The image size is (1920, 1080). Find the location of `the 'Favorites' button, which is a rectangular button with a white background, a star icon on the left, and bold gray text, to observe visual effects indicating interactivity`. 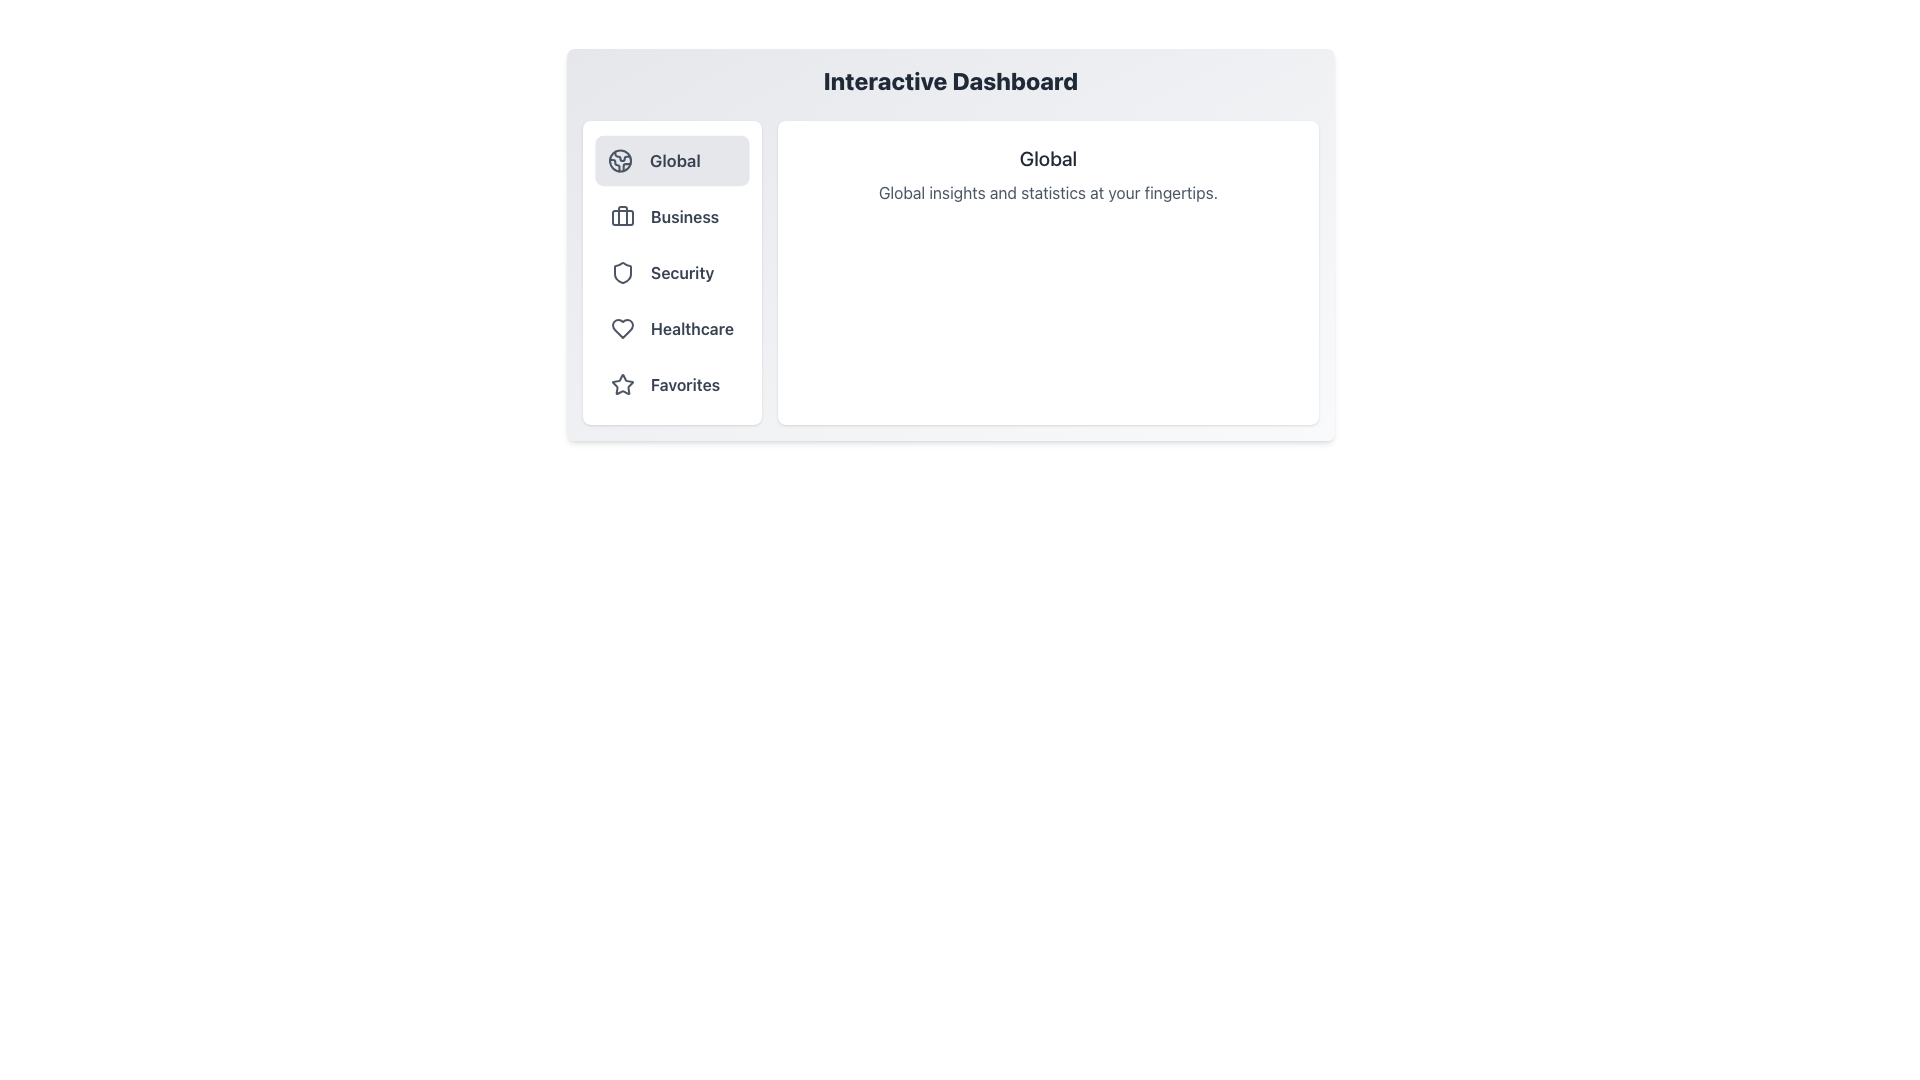

the 'Favorites' button, which is a rectangular button with a white background, a star icon on the left, and bold gray text, to observe visual effects indicating interactivity is located at coordinates (672, 385).